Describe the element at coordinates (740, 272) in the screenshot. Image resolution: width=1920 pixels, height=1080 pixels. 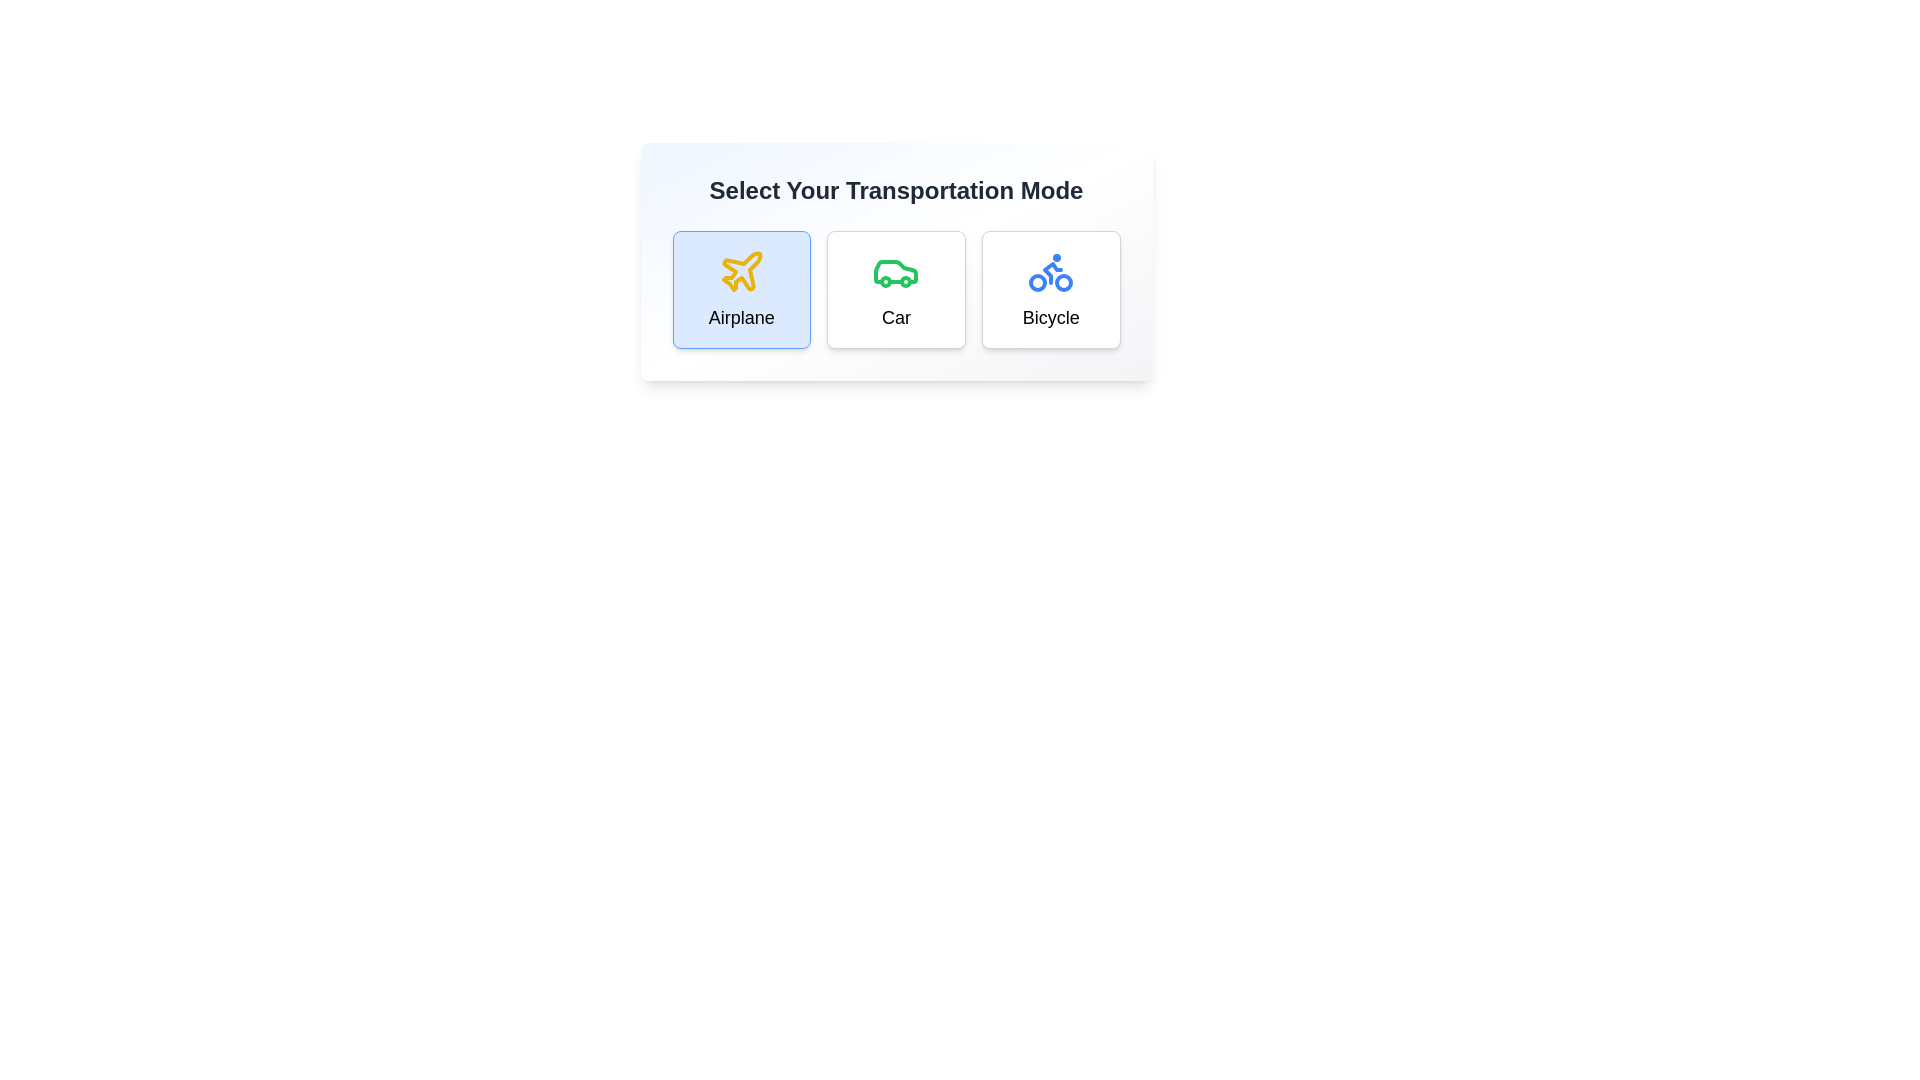
I see `the airplane transportation mode icon, which is the first among three horizontally aligned icons in the panel` at that location.